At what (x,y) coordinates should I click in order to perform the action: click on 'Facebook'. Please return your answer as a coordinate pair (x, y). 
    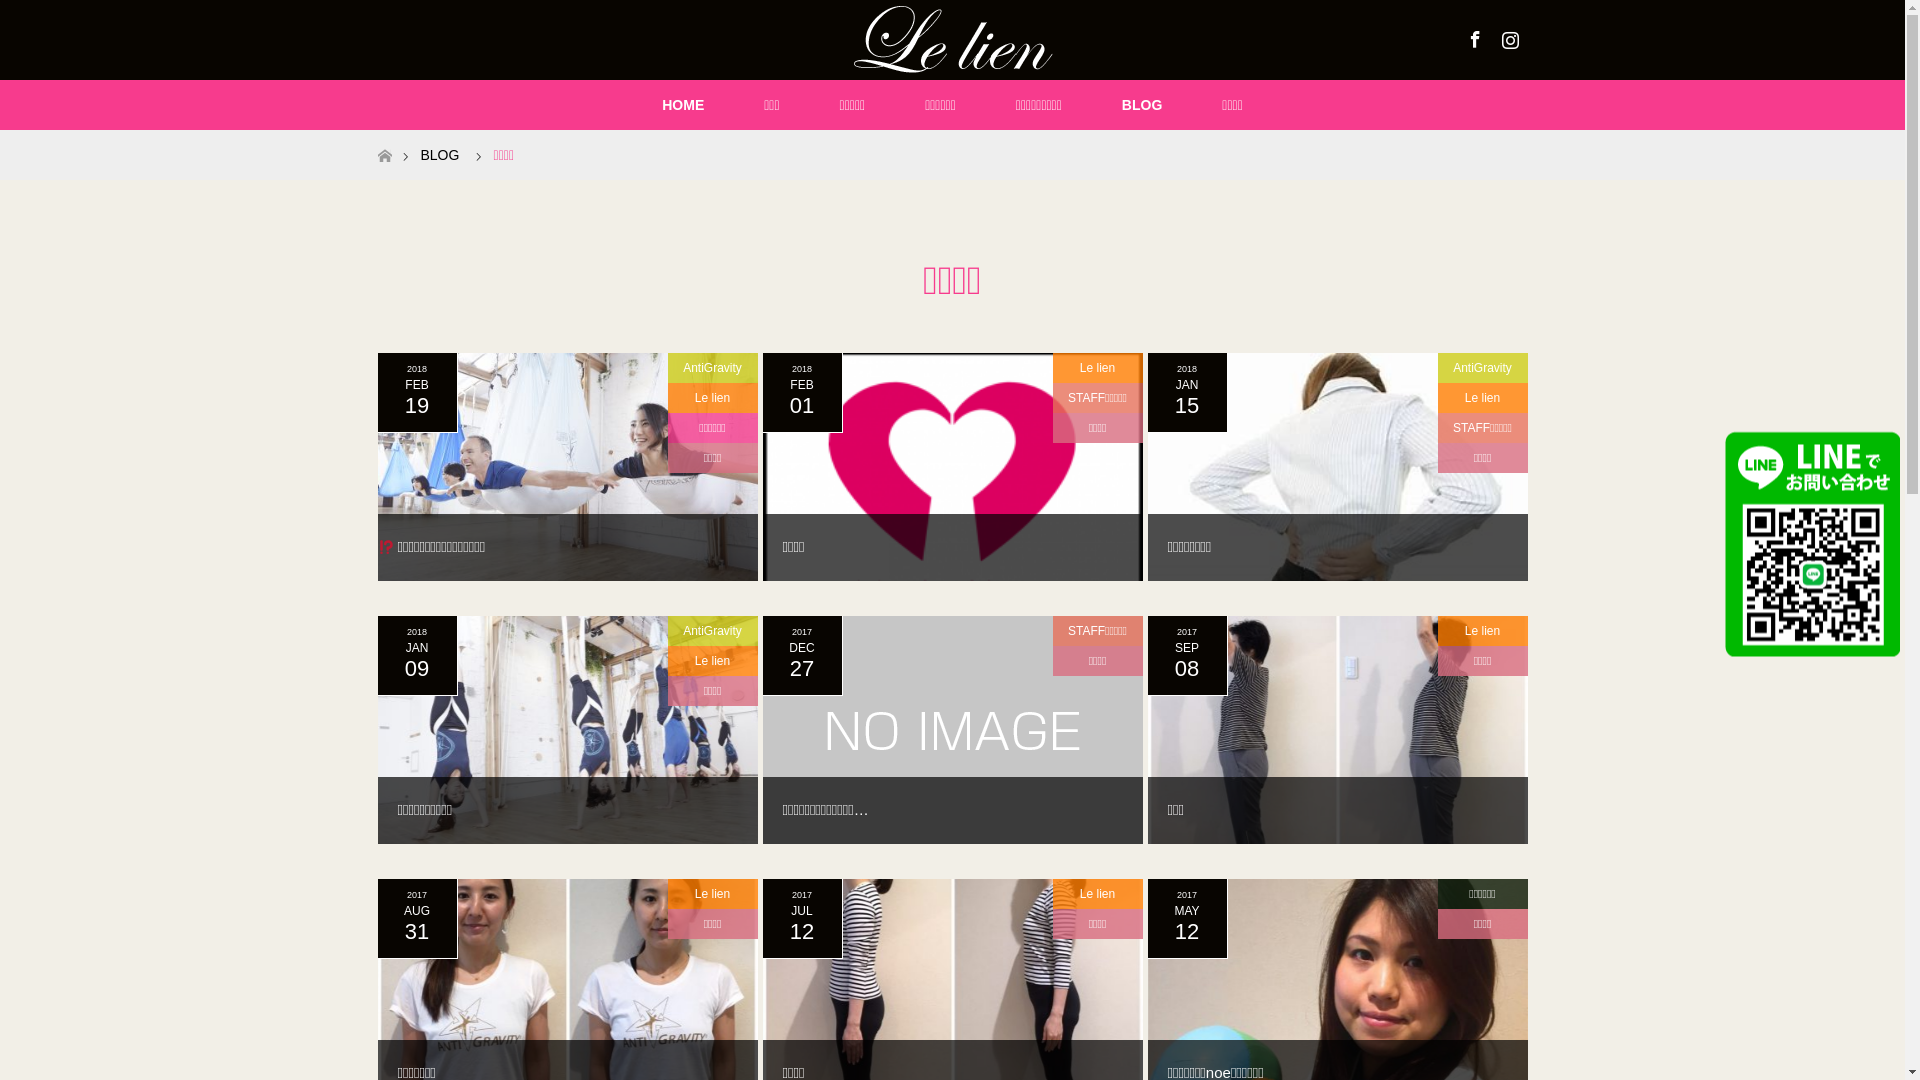
    Looking at the image, I should click on (1473, 35).